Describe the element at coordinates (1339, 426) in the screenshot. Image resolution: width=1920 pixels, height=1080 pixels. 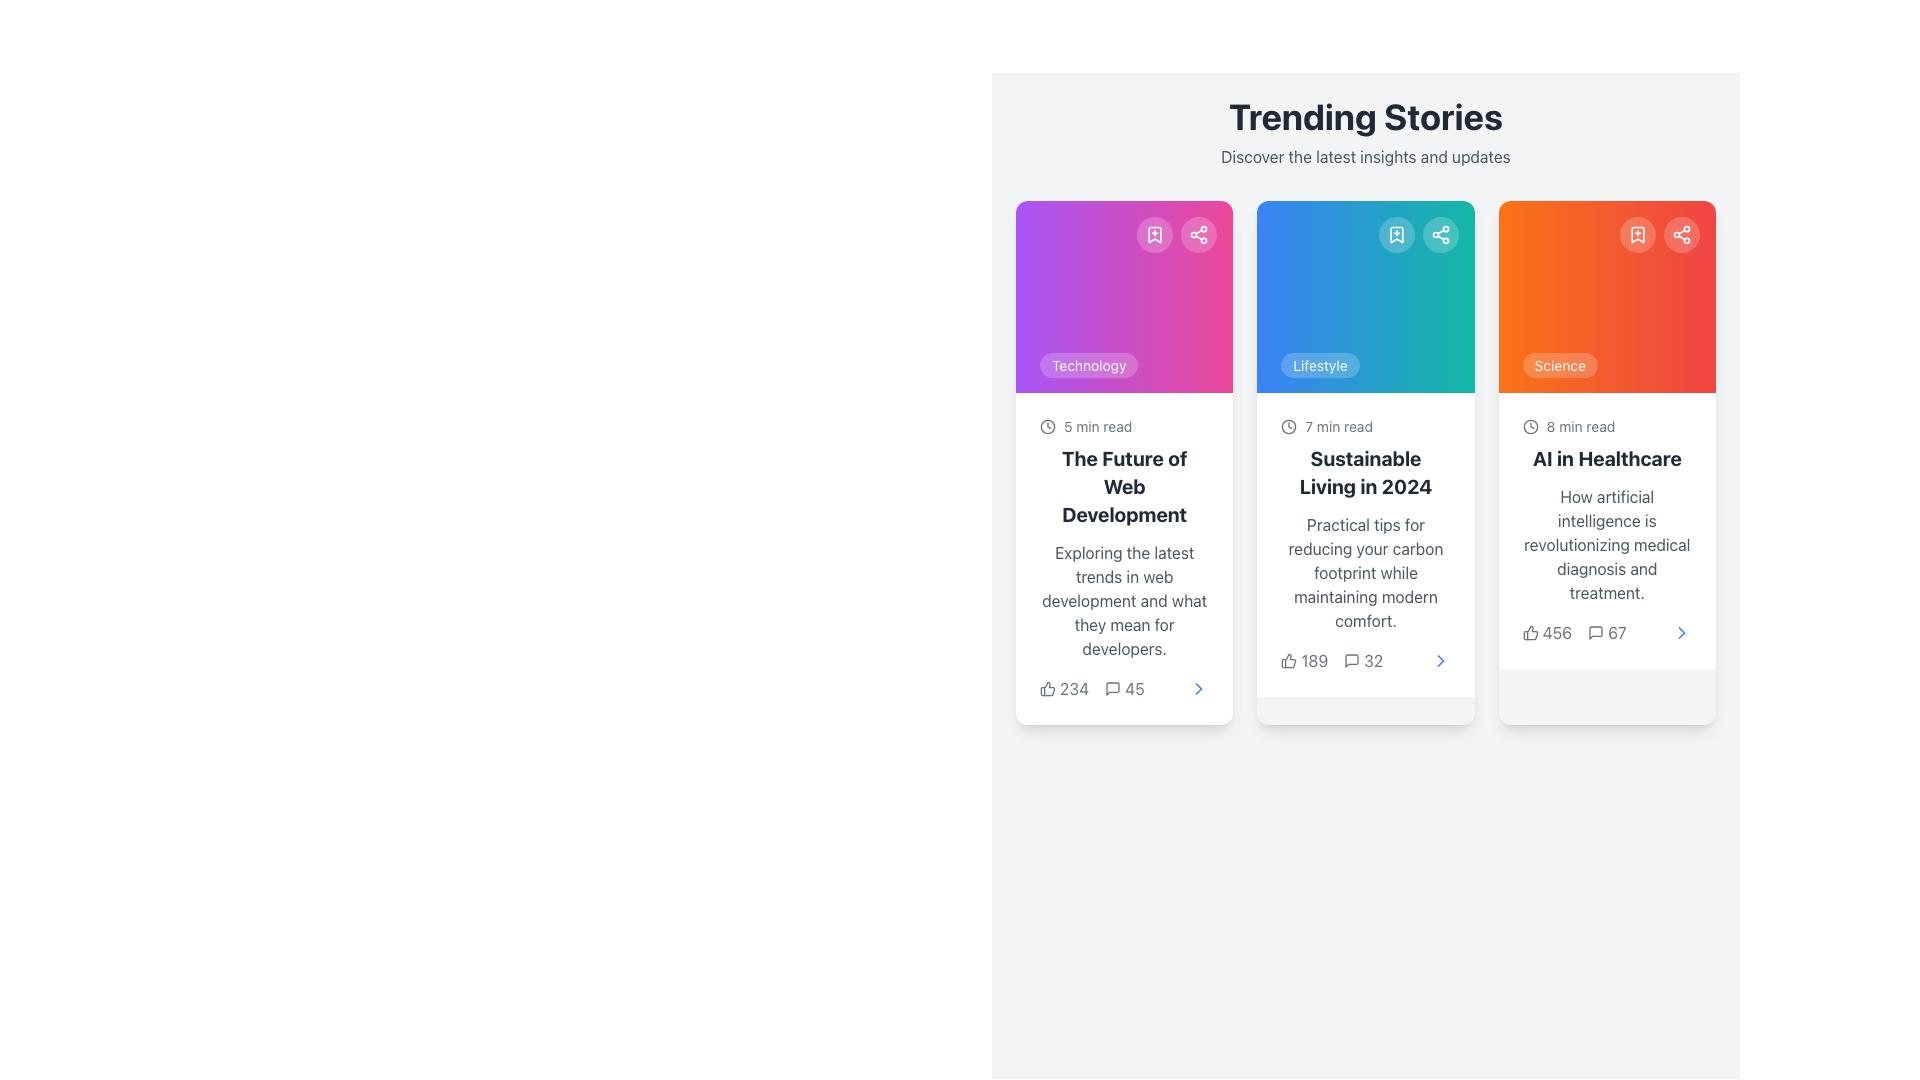
I see `the text label indicating the approximate reading time in the second card of 'Trending Stories', positioned beneath the 'Lifestyle' category and to the right of the clock icon` at that location.